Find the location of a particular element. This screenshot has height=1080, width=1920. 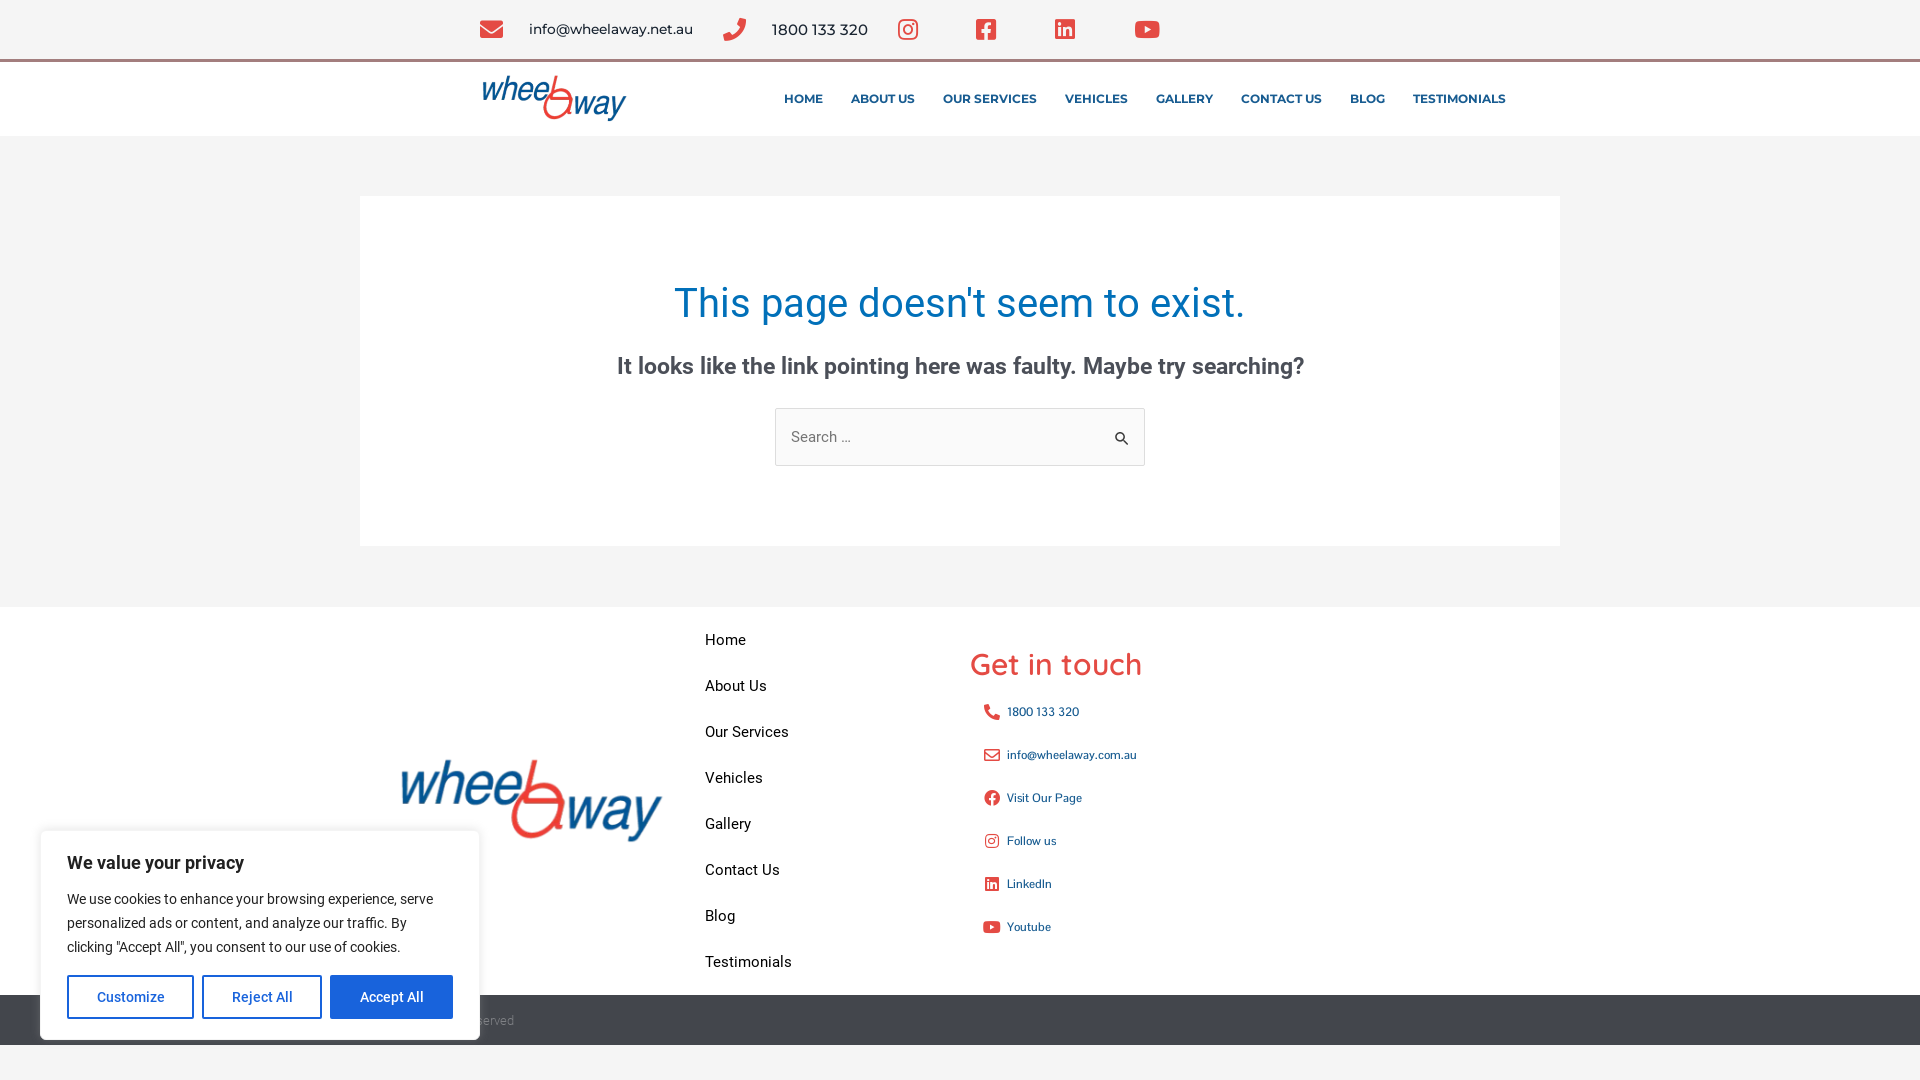

'Youtube' is located at coordinates (1107, 926).